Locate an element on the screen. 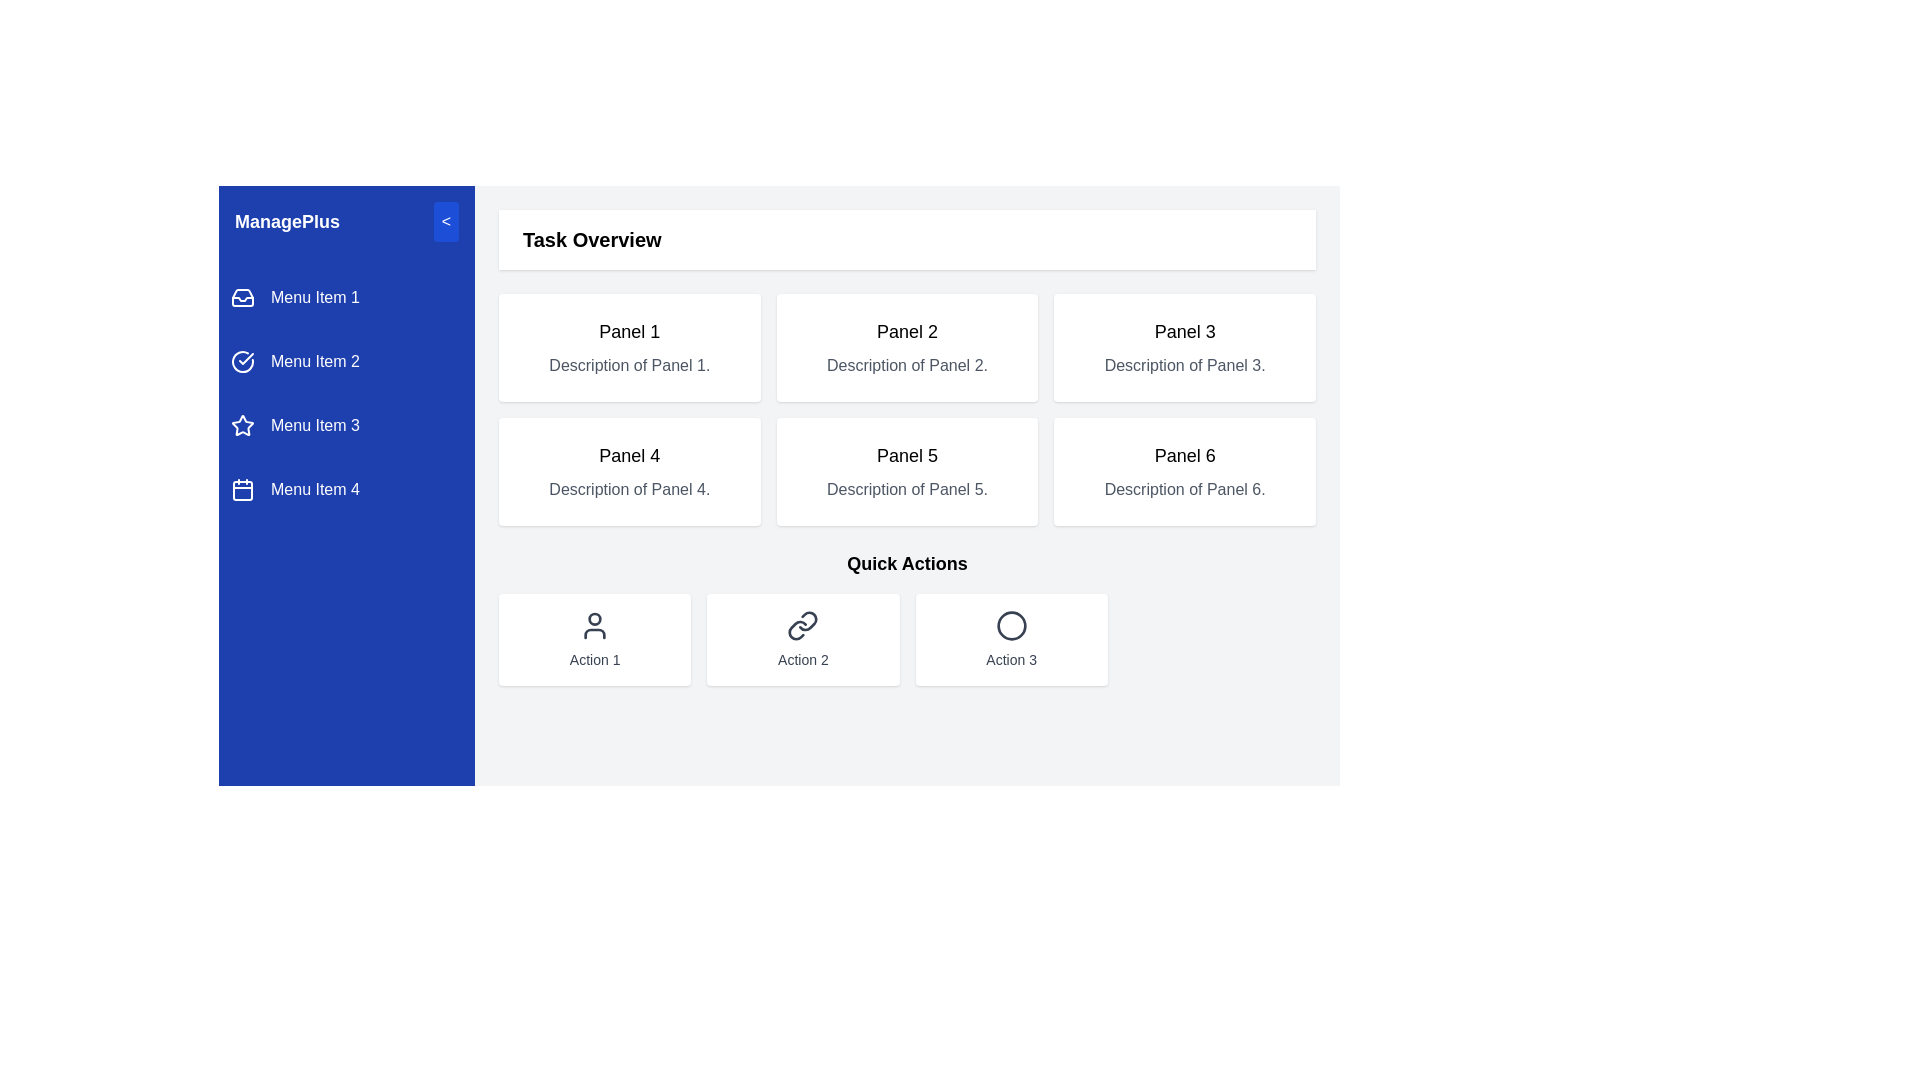  the text label displaying 'Action 3', which is centrally aligned within the 'Quick Actions' section and positioned below a circular icon is located at coordinates (1011, 659).